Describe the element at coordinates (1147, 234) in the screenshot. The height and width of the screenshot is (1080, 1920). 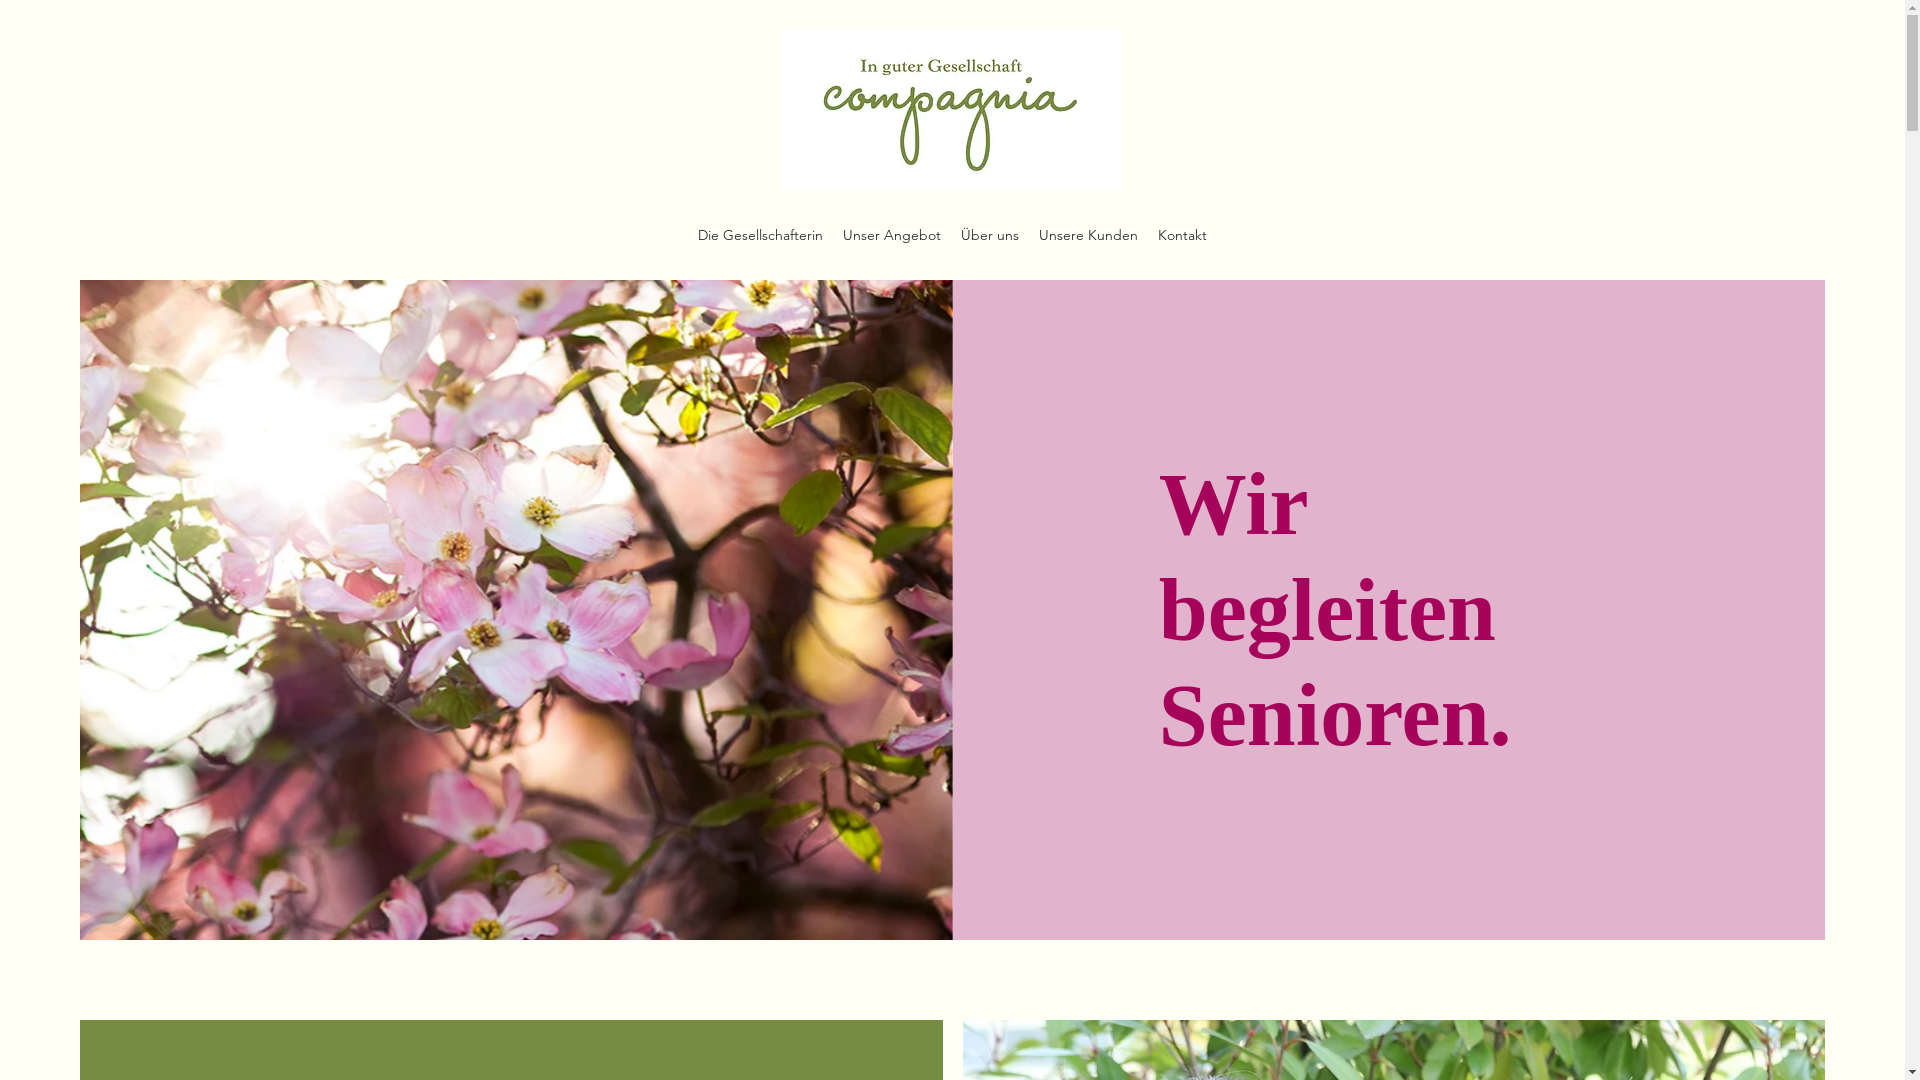
I see `'Kontakt'` at that location.